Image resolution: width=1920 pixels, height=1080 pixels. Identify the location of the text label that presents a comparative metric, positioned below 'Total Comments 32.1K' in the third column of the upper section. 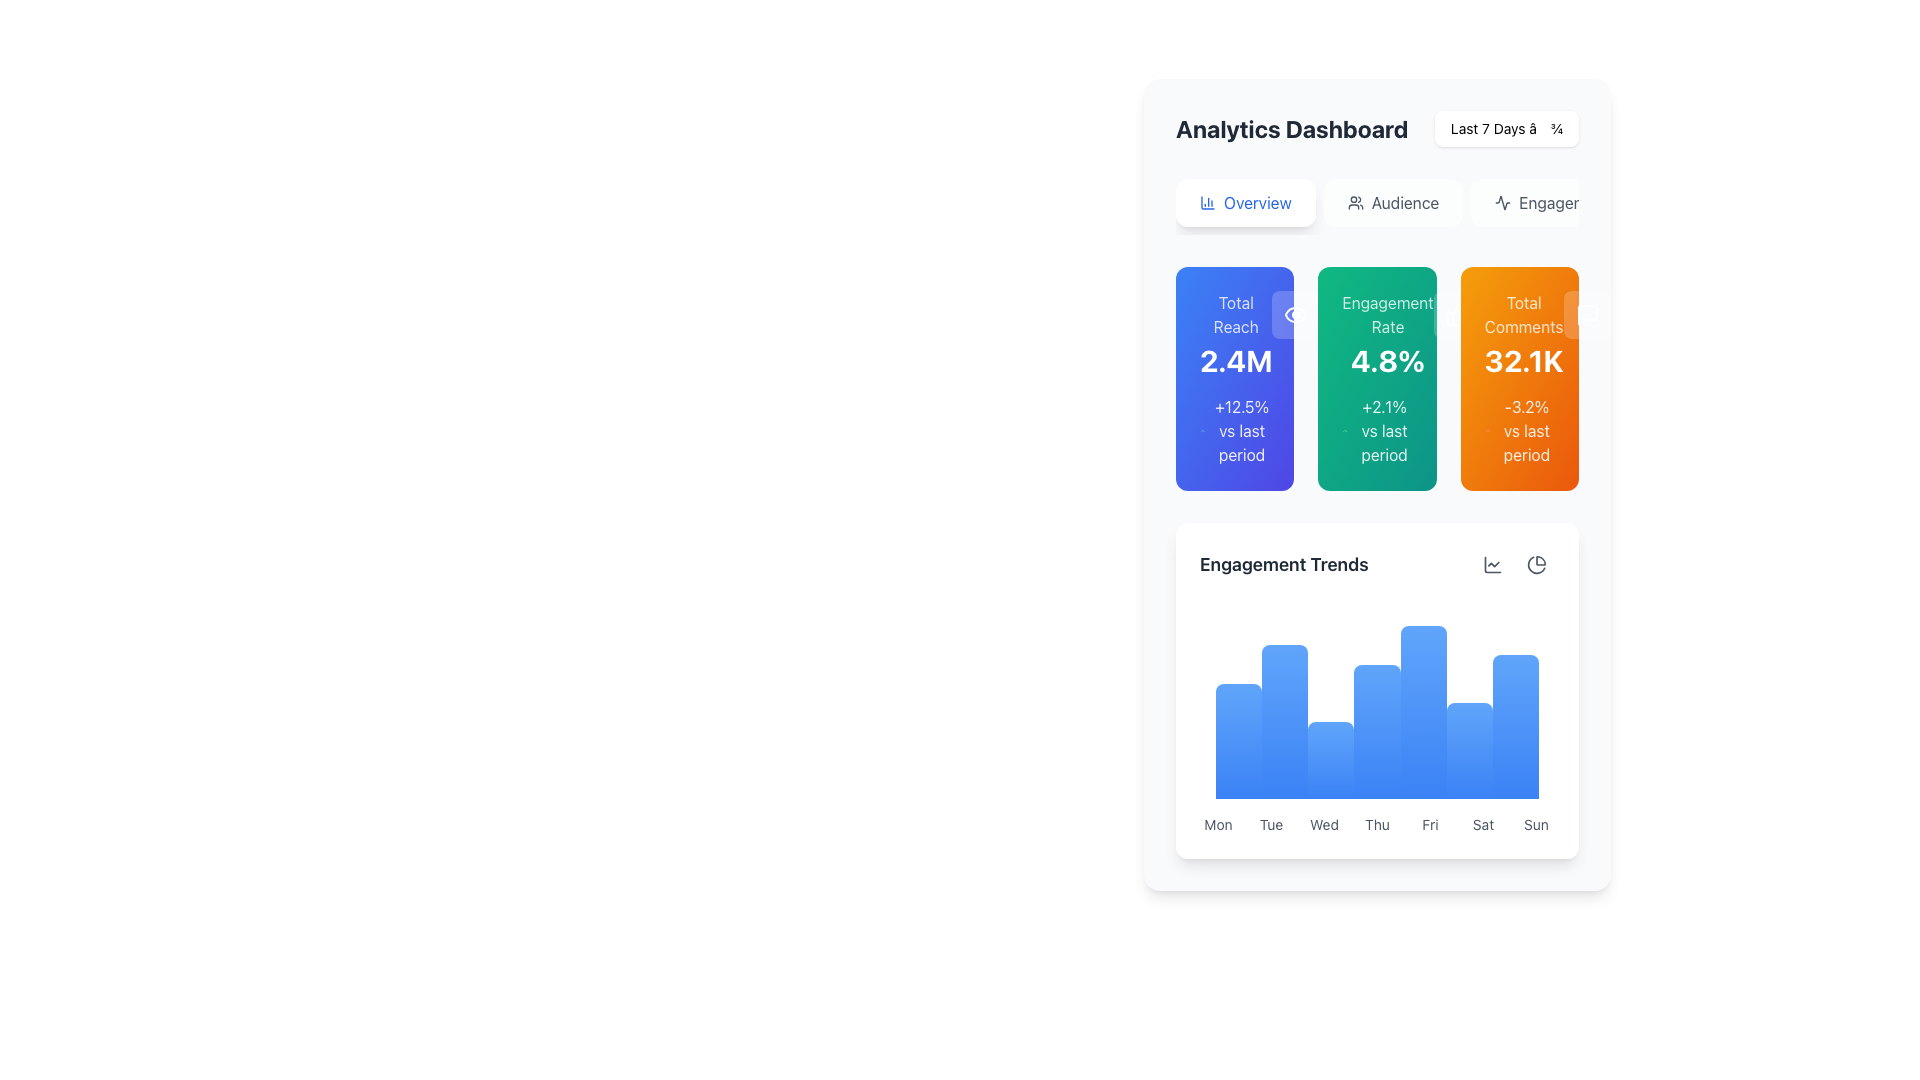
(1525, 430).